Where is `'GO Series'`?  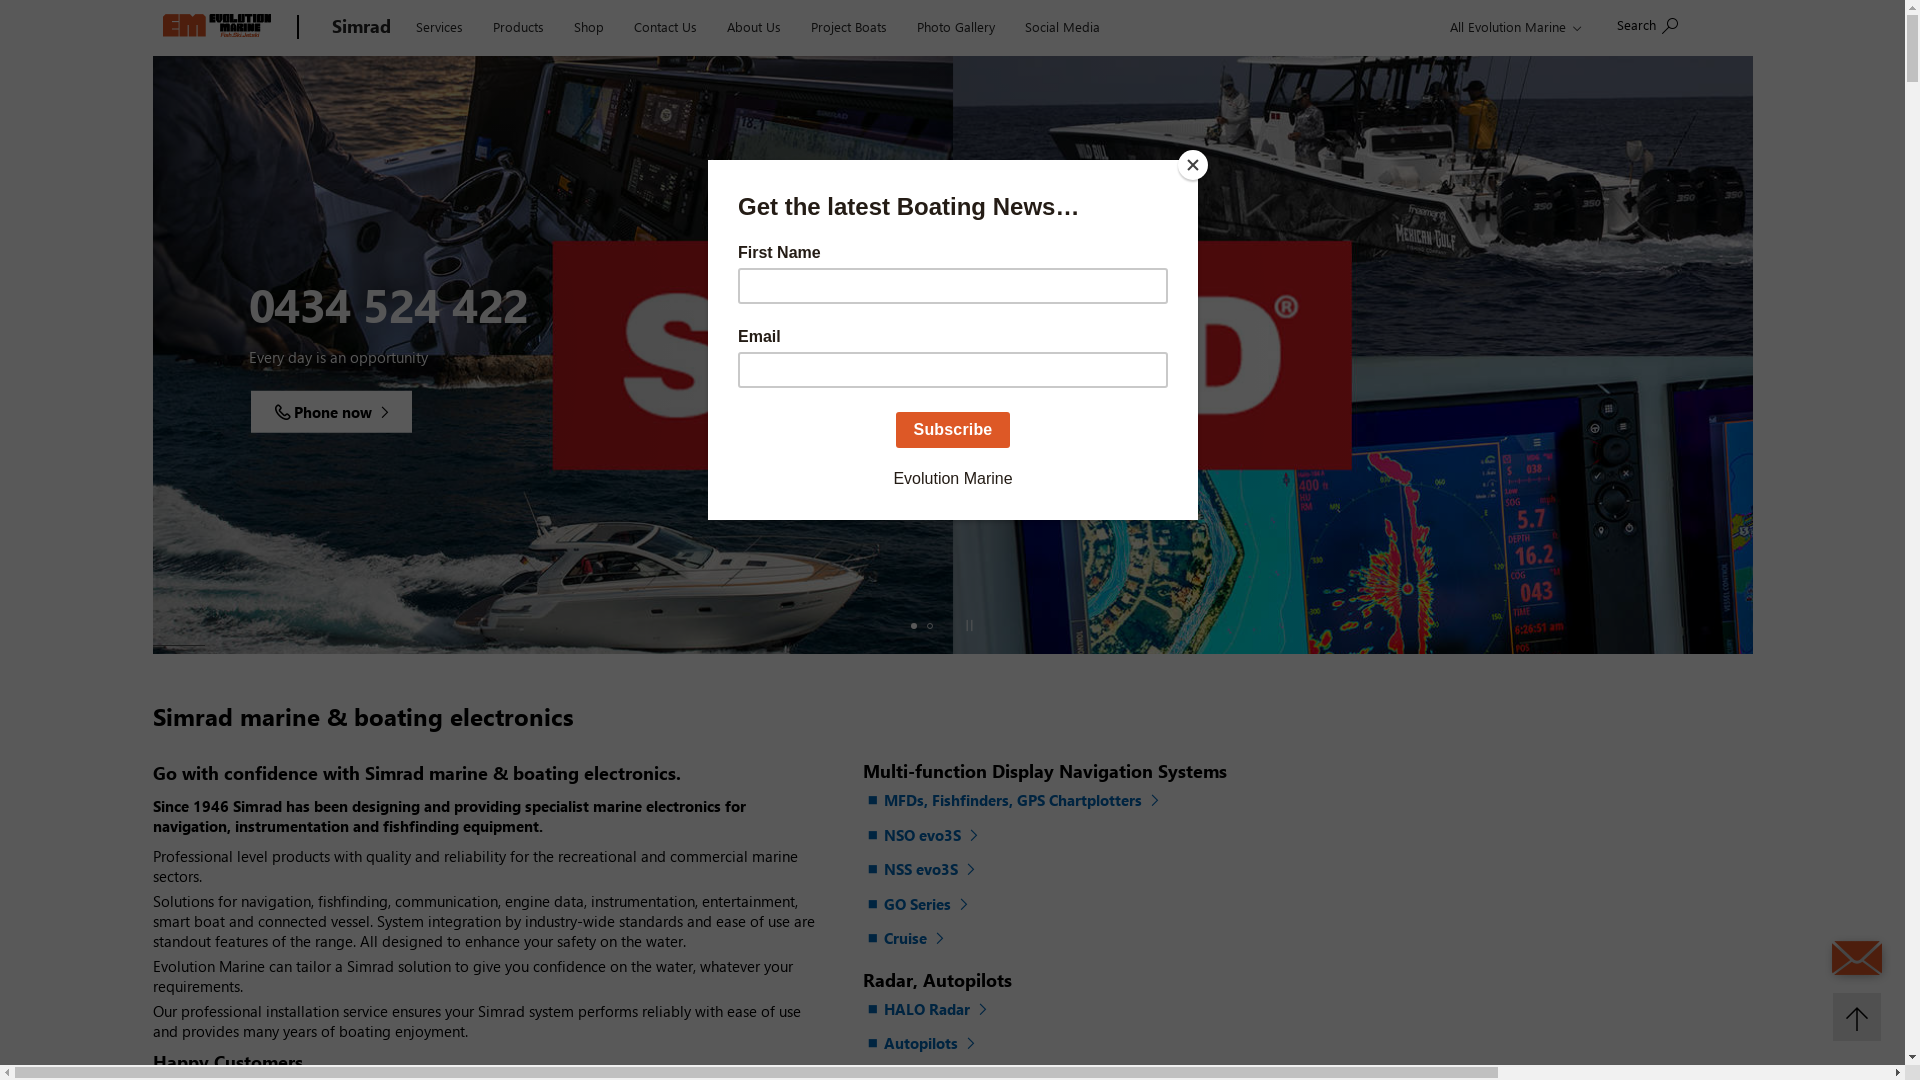
'GO Series' is located at coordinates (917, 905).